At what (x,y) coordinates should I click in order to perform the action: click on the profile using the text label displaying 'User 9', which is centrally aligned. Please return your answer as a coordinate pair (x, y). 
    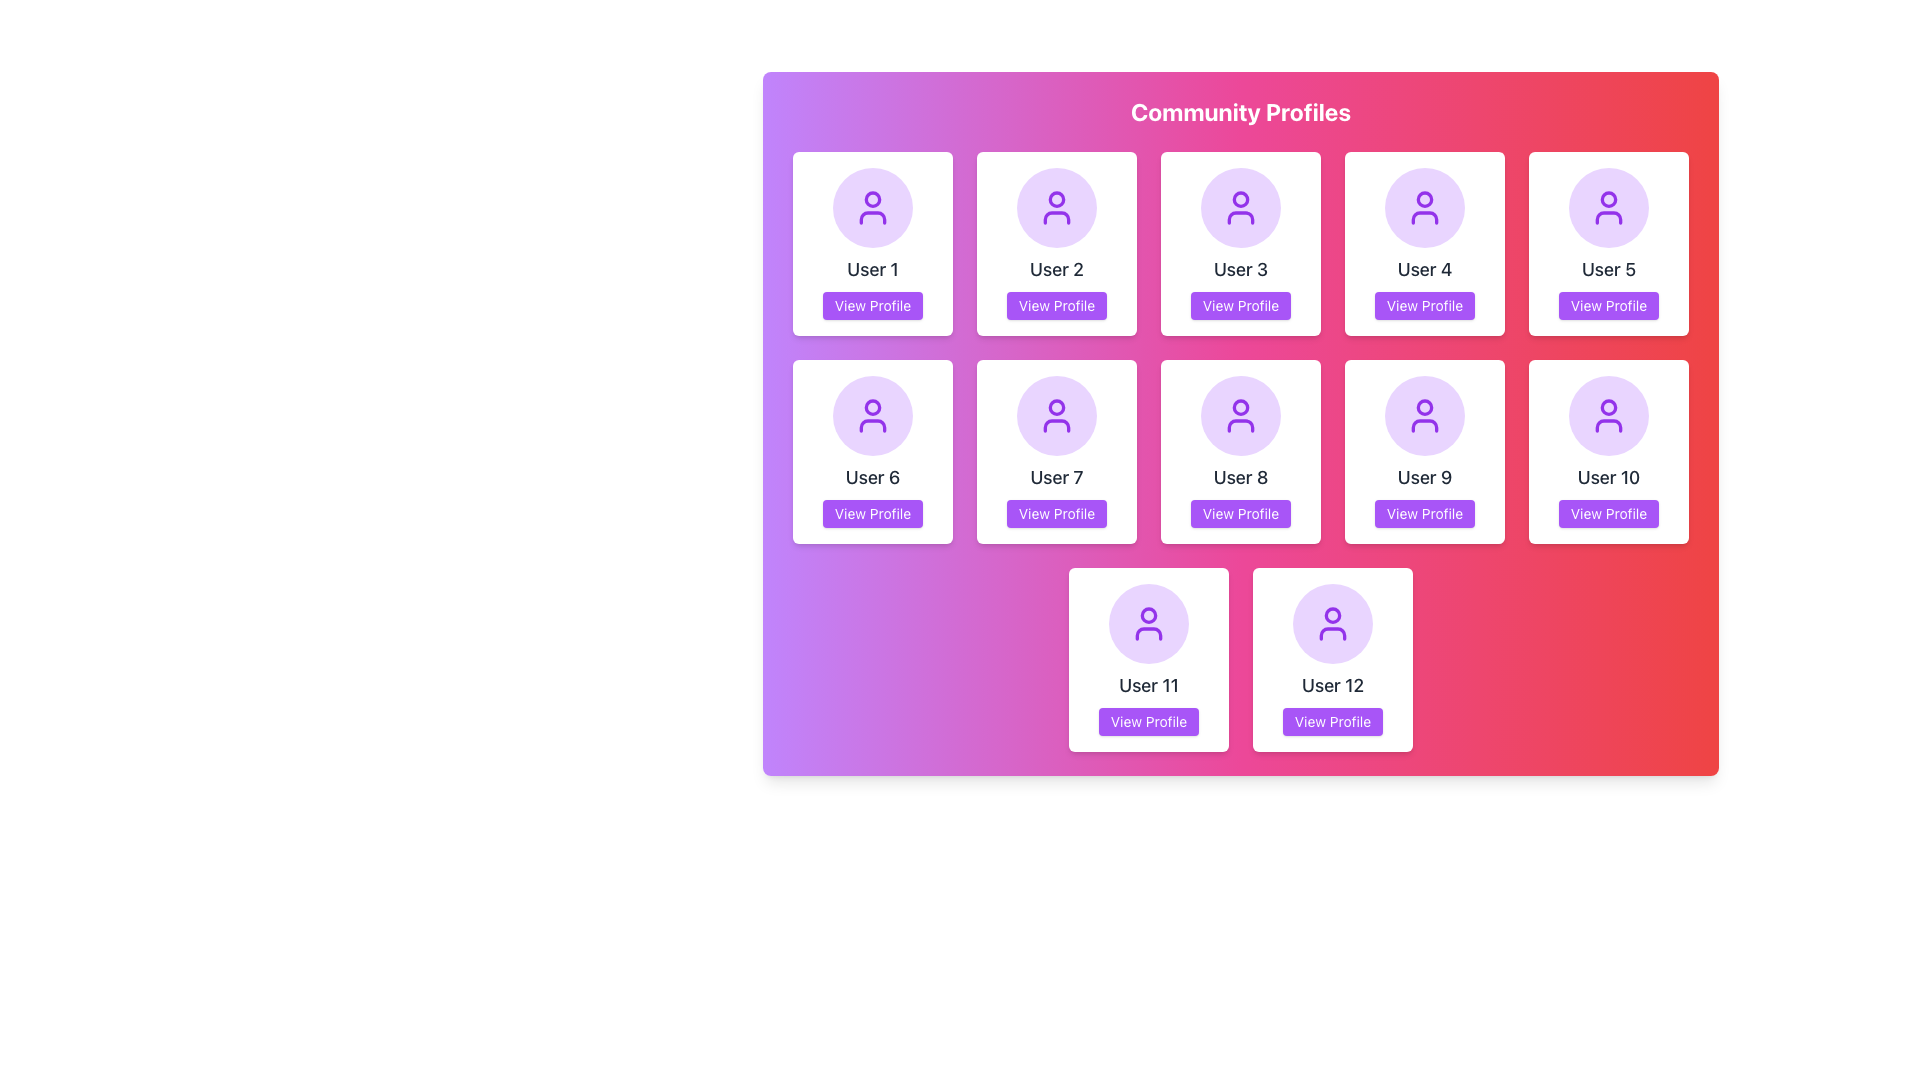
    Looking at the image, I should click on (1424, 478).